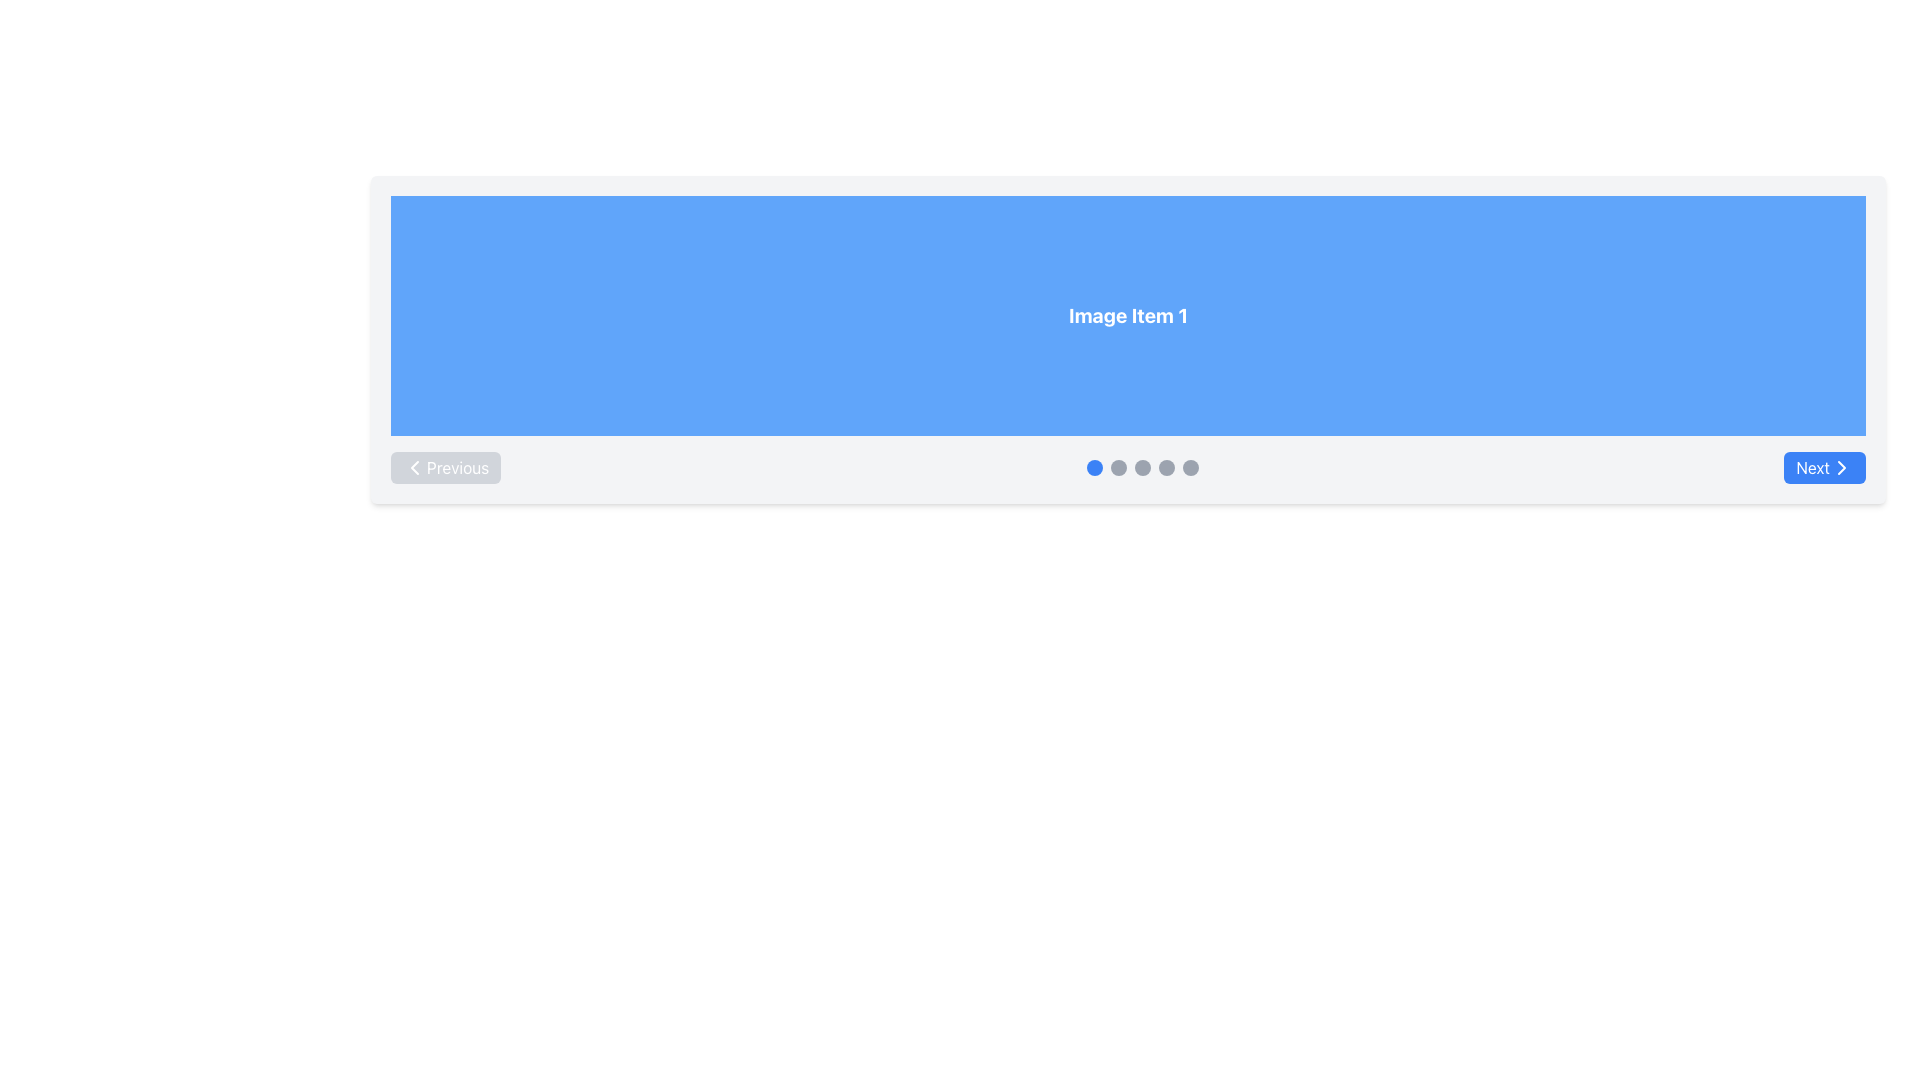 This screenshot has height=1080, width=1920. I want to click on the fourth circle of the carousel indicator, so click(1166, 467).